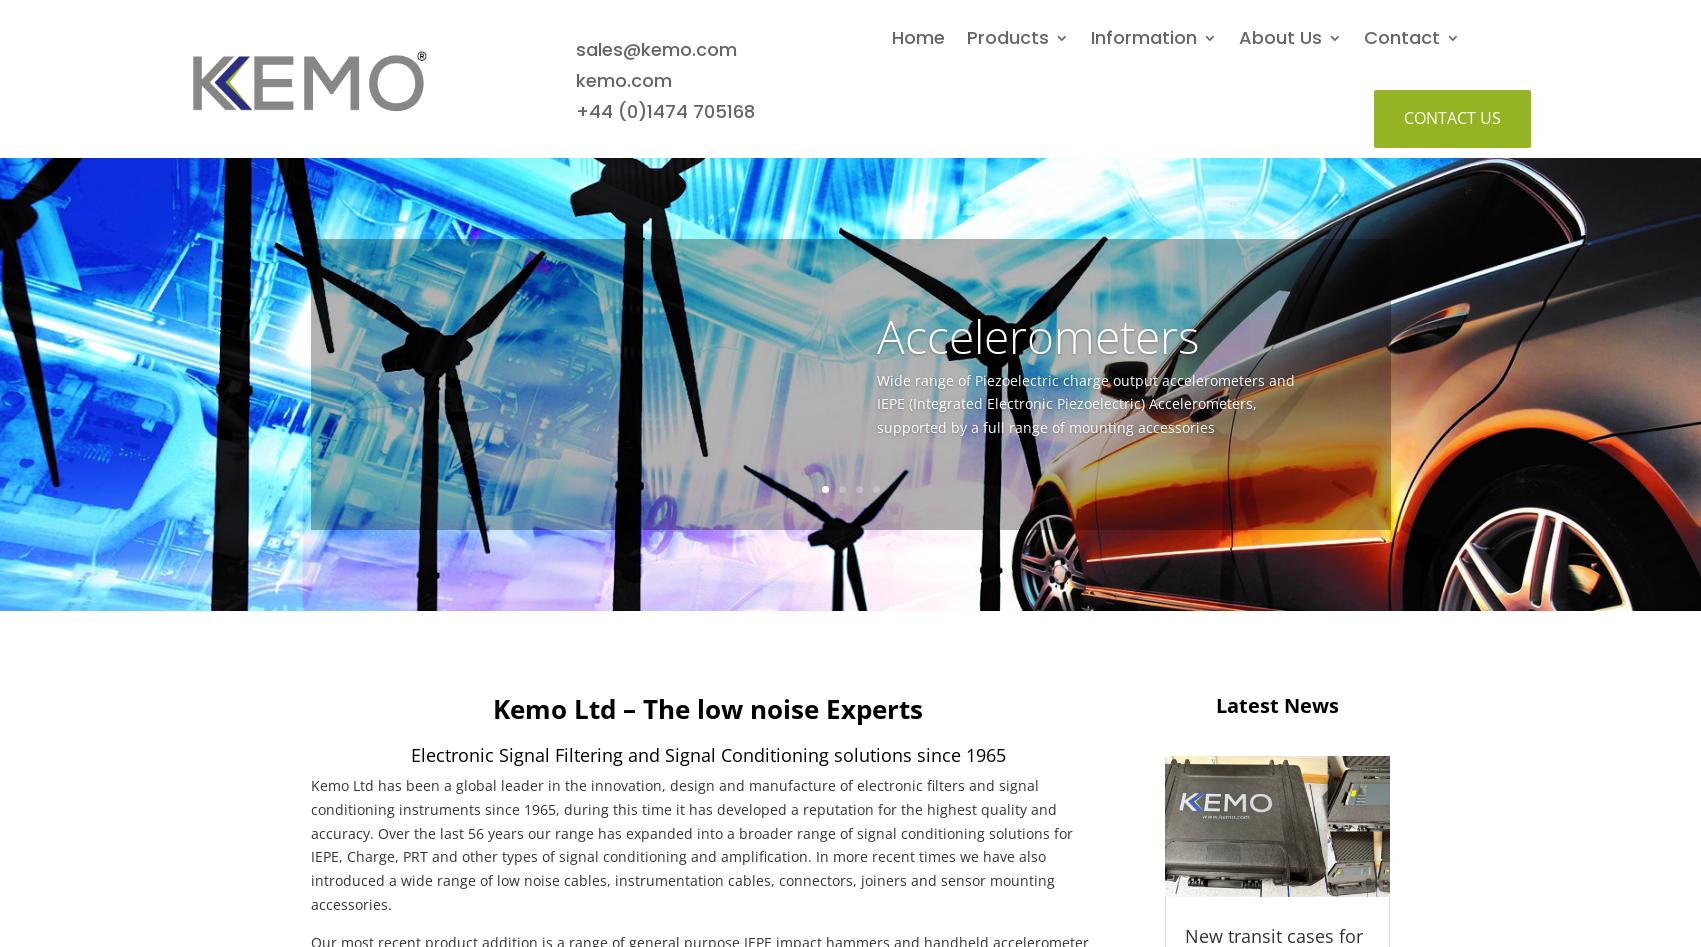 The width and height of the screenshot is (1701, 947). Describe the element at coordinates (1285, 94) in the screenshot. I see `'DIN Rail Filters'` at that location.